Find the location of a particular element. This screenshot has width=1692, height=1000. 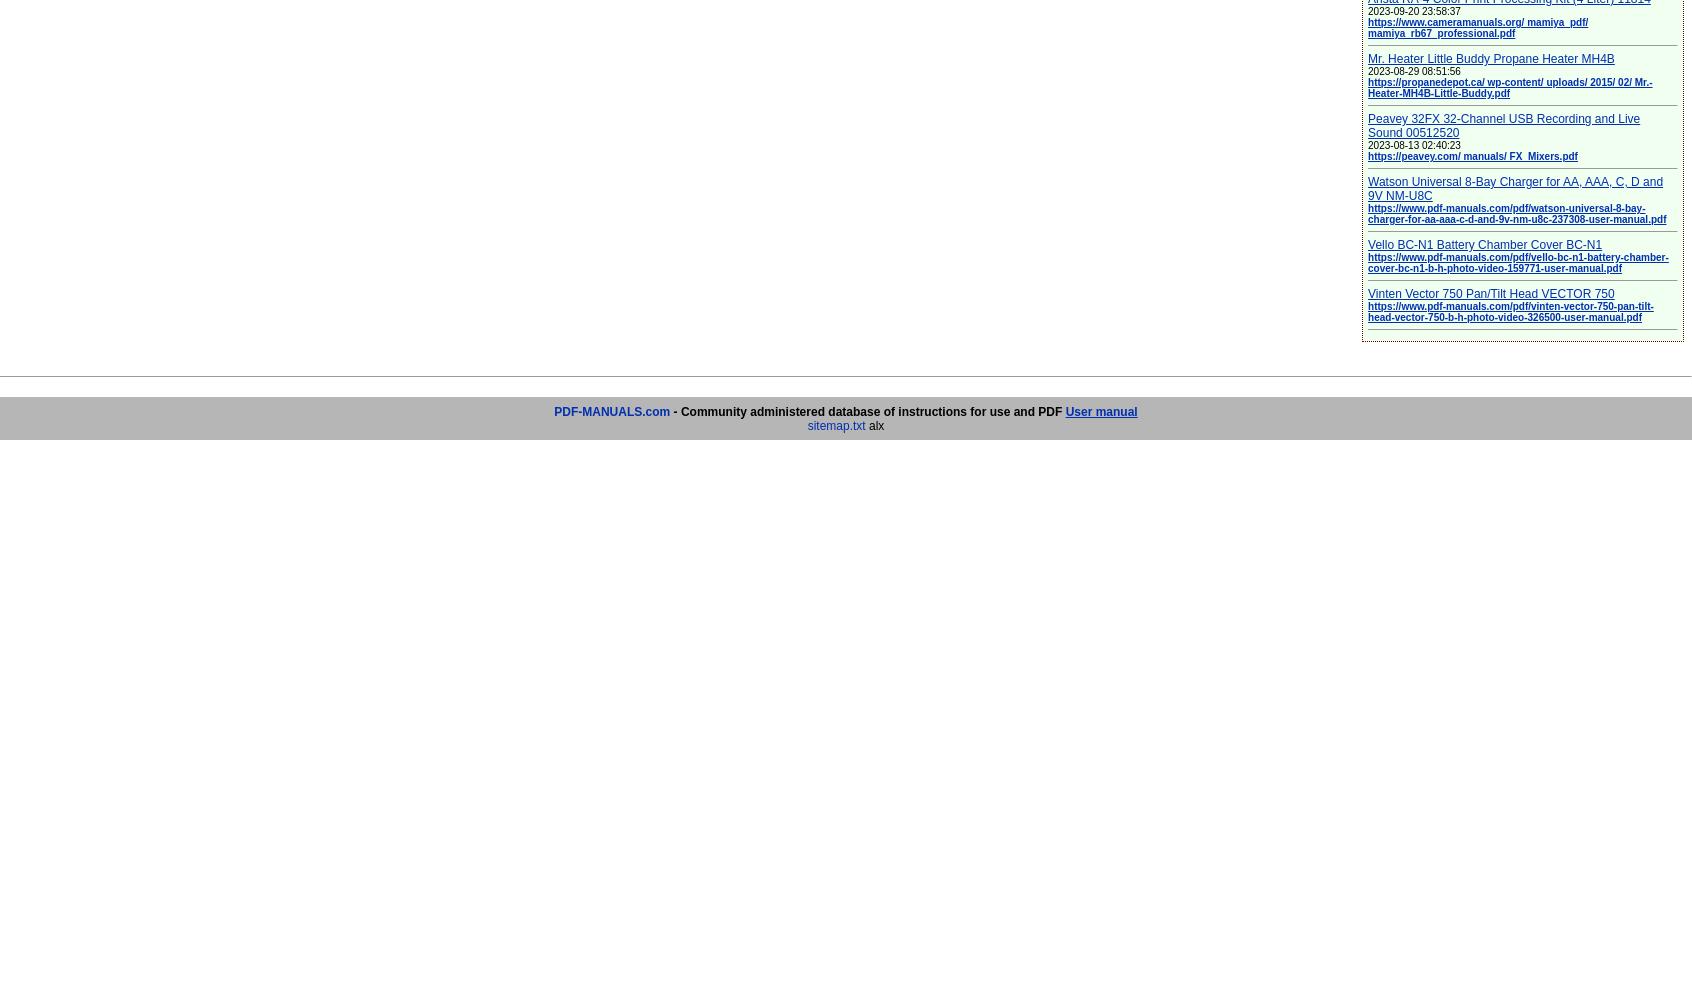

'2023-08-29 08:51:56' is located at coordinates (1413, 70).